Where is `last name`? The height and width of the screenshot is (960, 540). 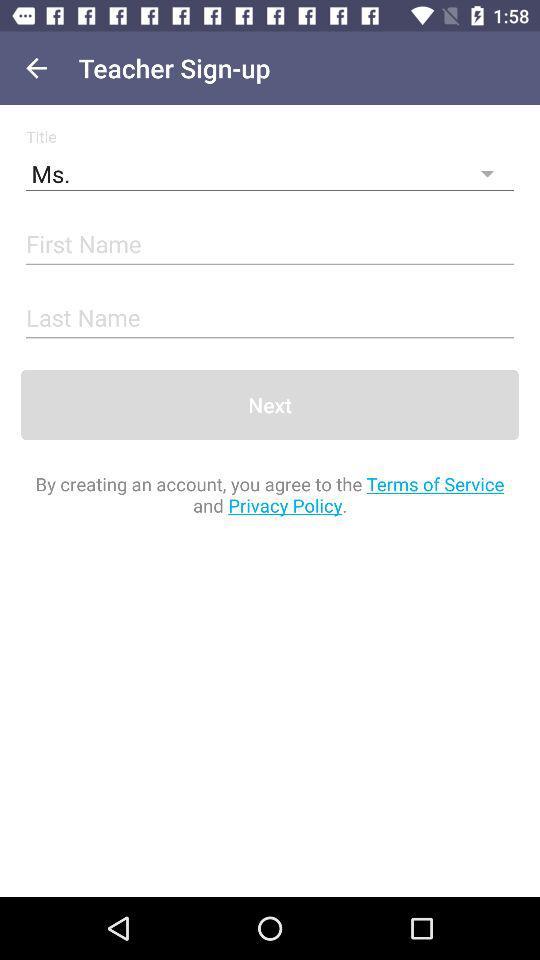
last name is located at coordinates (270, 319).